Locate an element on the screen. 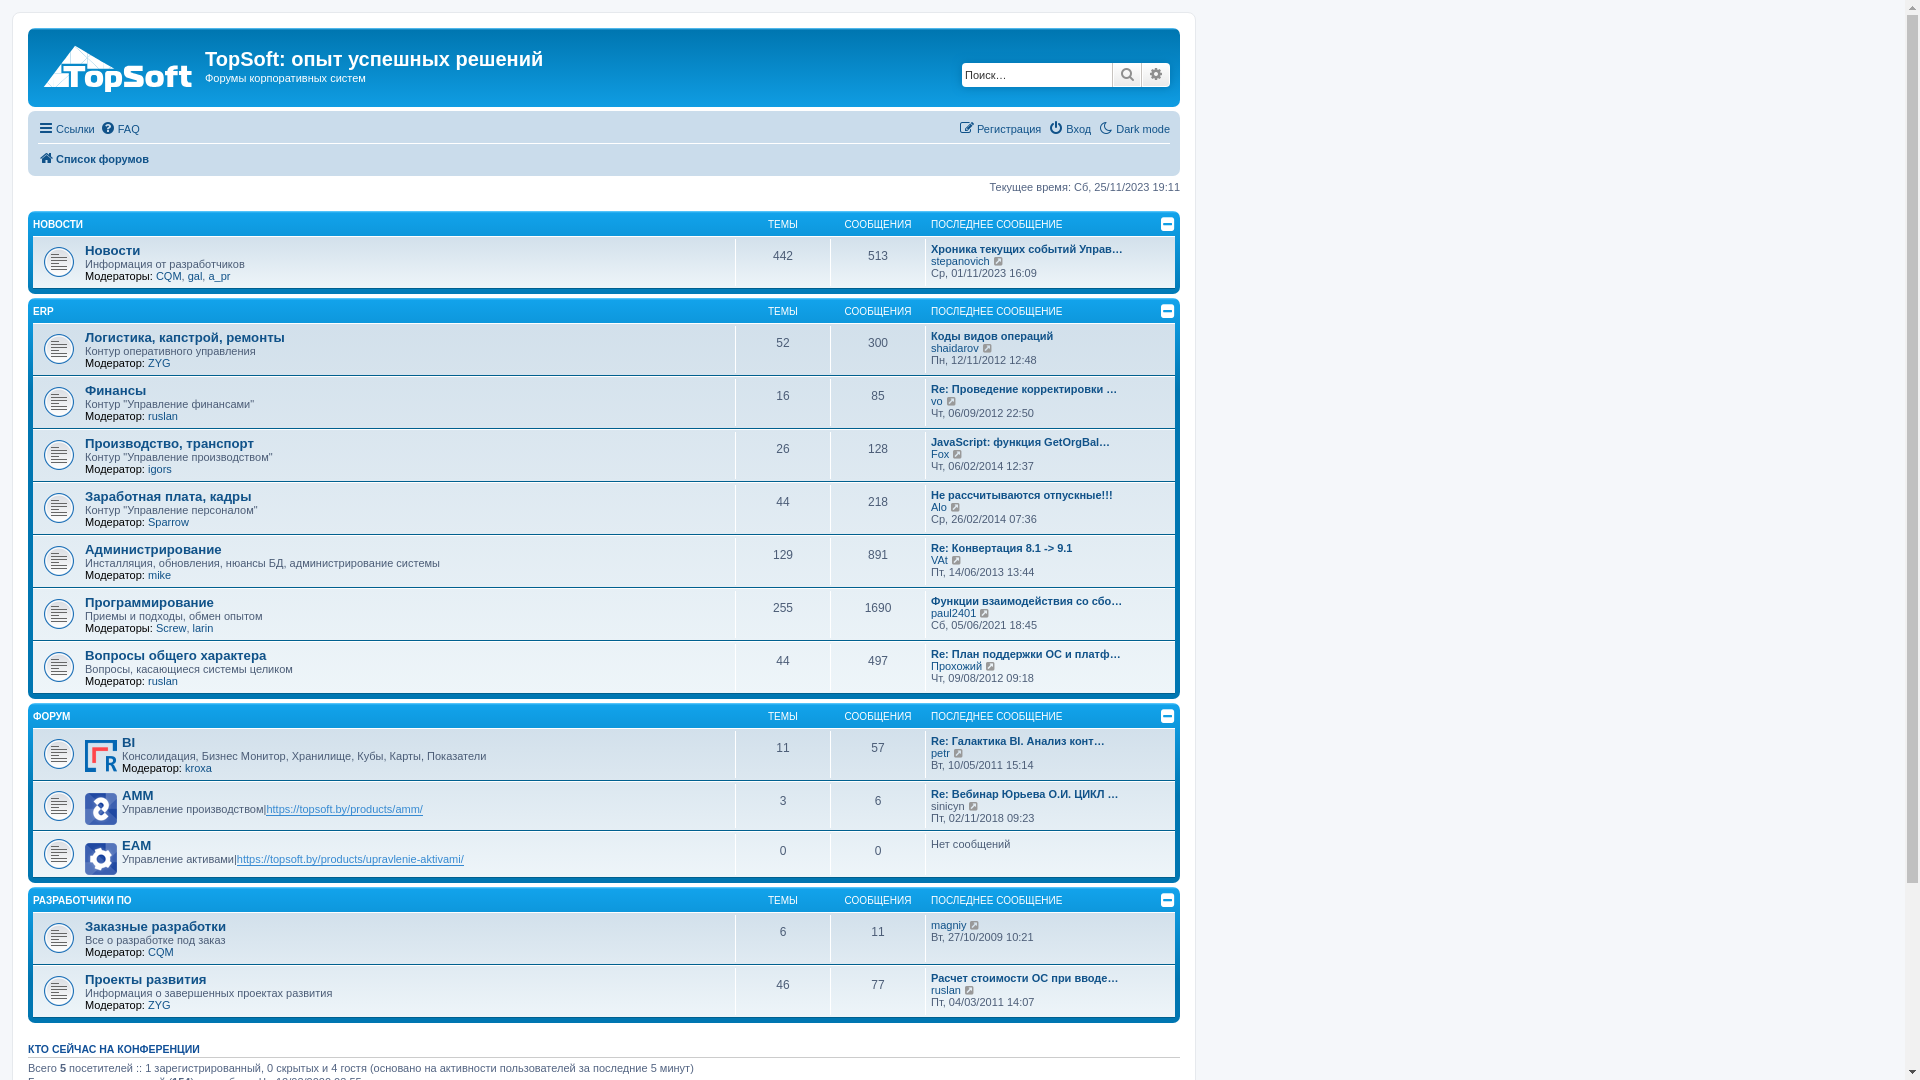 The height and width of the screenshot is (1080, 1920). 'a_pr' is located at coordinates (219, 276).